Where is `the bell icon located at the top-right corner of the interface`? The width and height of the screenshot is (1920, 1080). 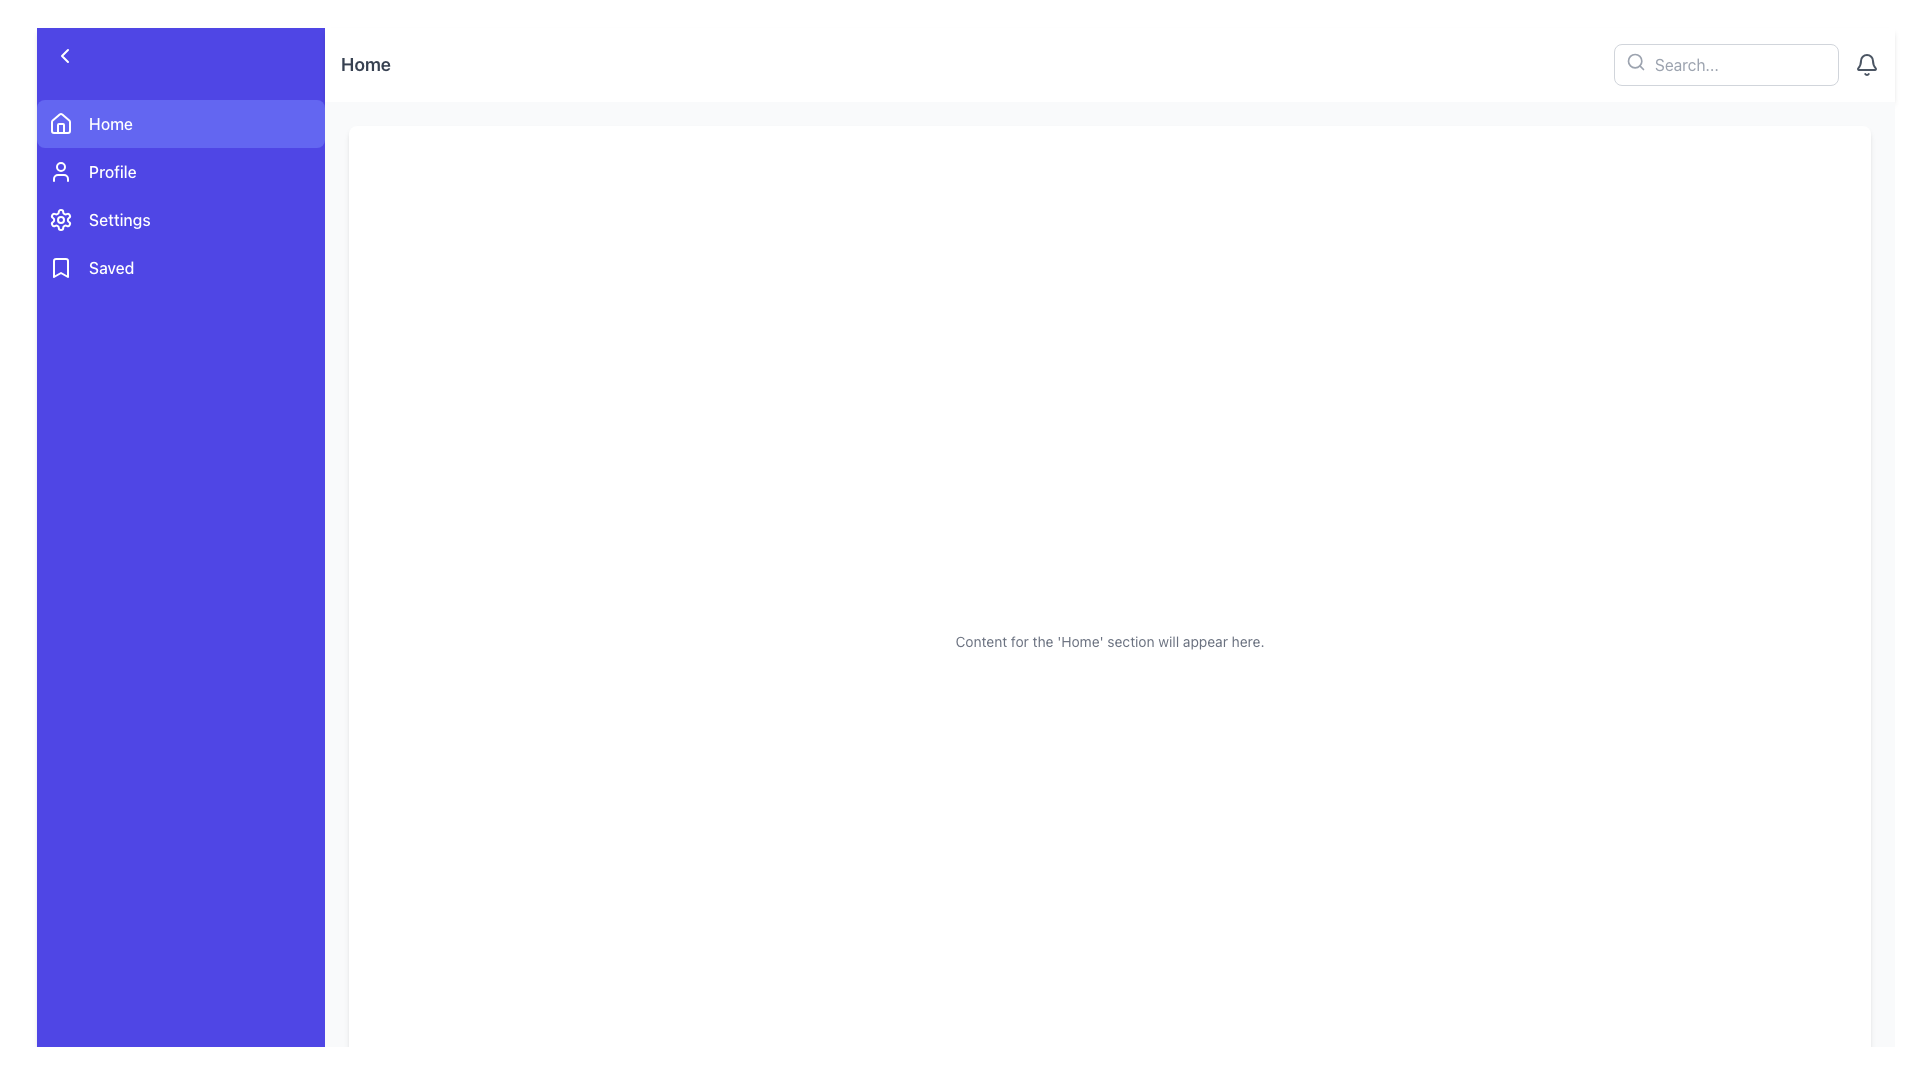
the bell icon located at the top-right corner of the interface is located at coordinates (1866, 64).